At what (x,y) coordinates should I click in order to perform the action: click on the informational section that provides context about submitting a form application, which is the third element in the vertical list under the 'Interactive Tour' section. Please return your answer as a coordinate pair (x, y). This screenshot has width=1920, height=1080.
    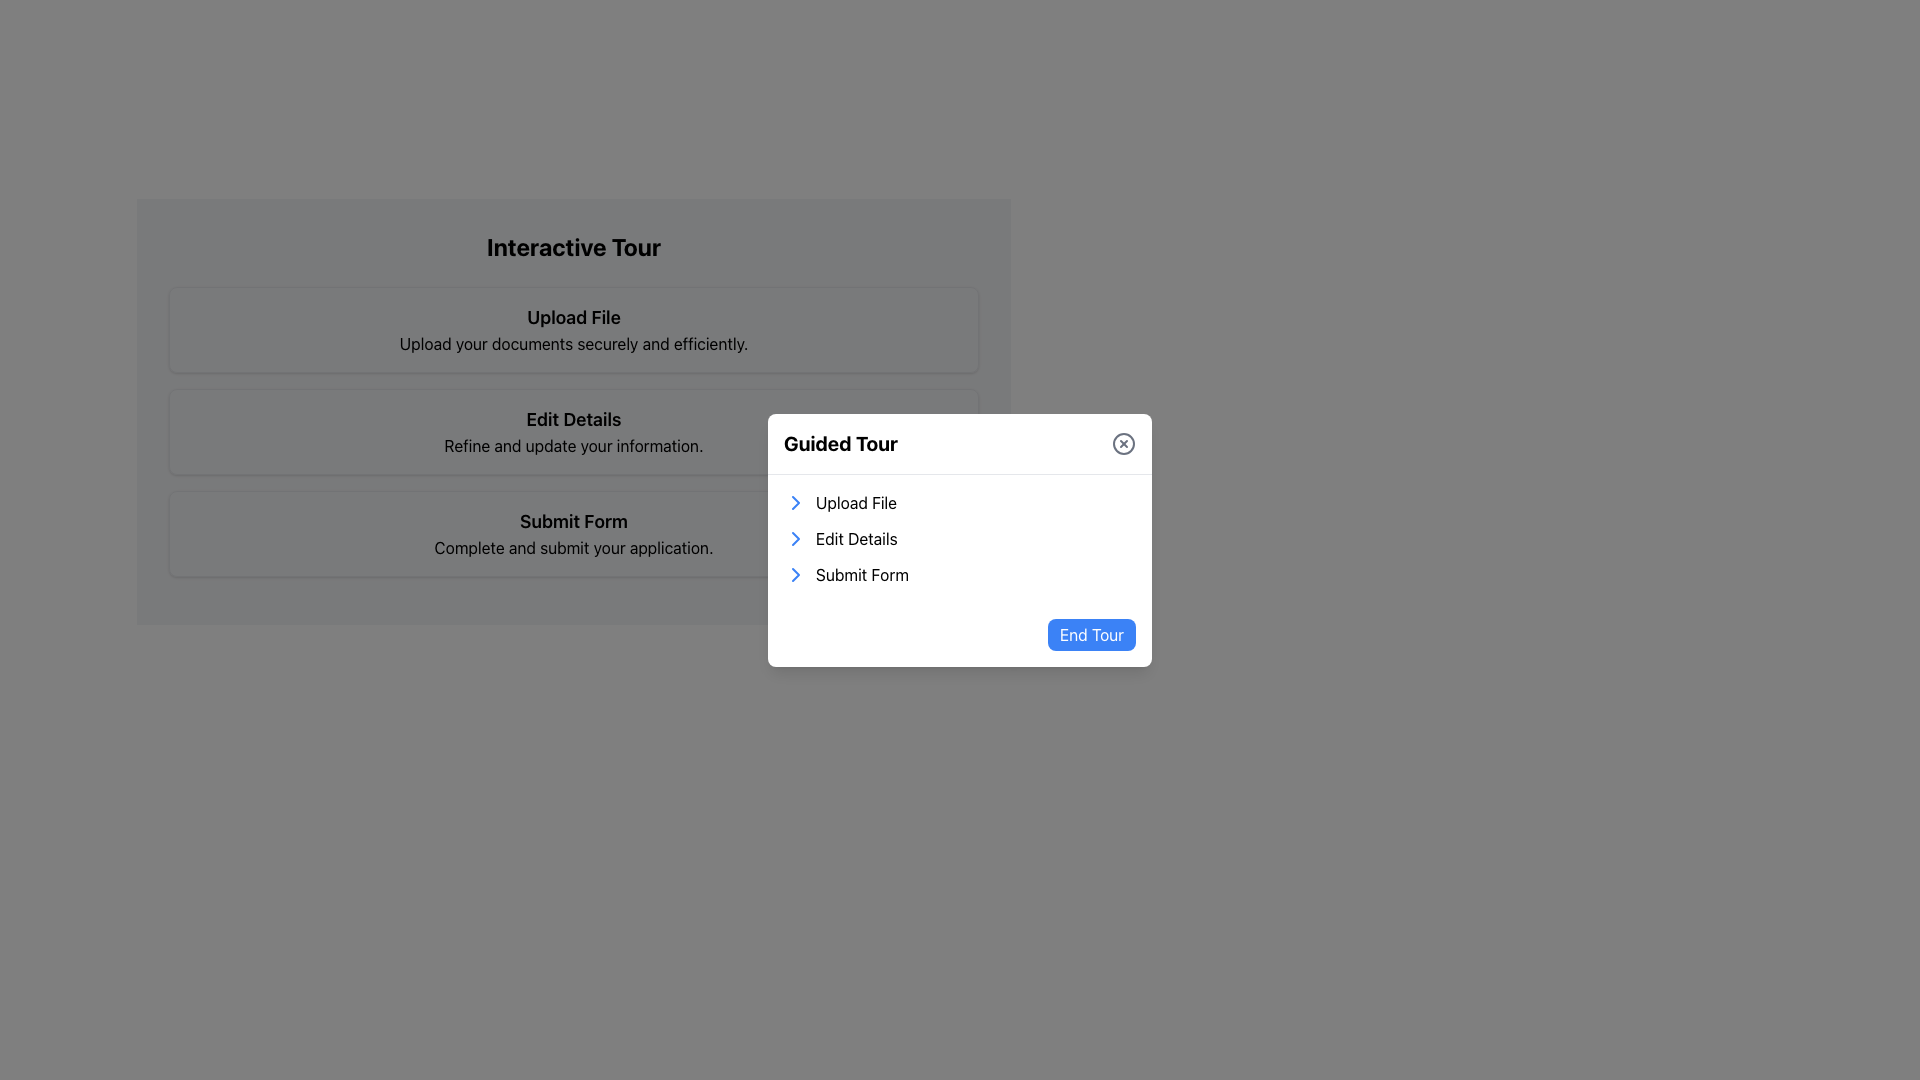
    Looking at the image, I should click on (573, 532).